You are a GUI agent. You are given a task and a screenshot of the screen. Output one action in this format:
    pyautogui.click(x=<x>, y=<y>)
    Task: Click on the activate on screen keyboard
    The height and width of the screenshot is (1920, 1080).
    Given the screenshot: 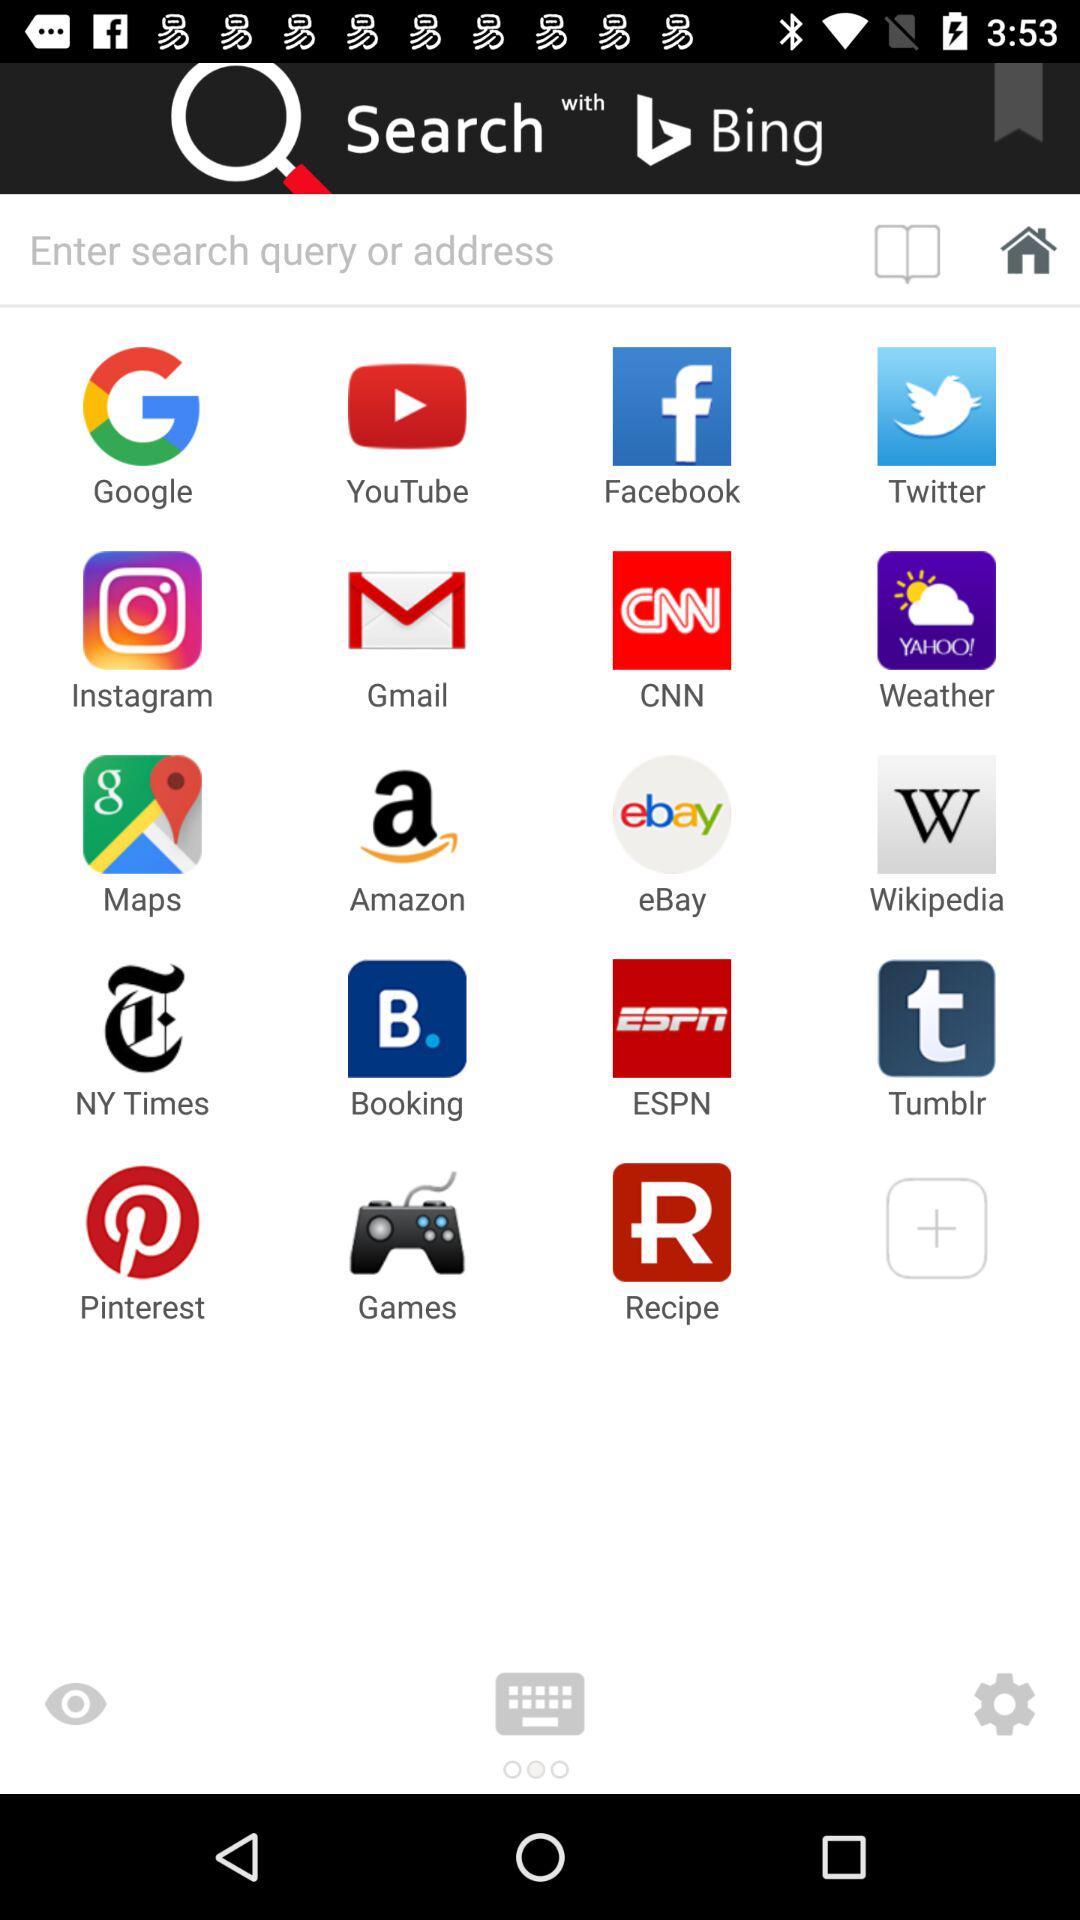 What is the action you would take?
    pyautogui.click(x=540, y=1703)
    